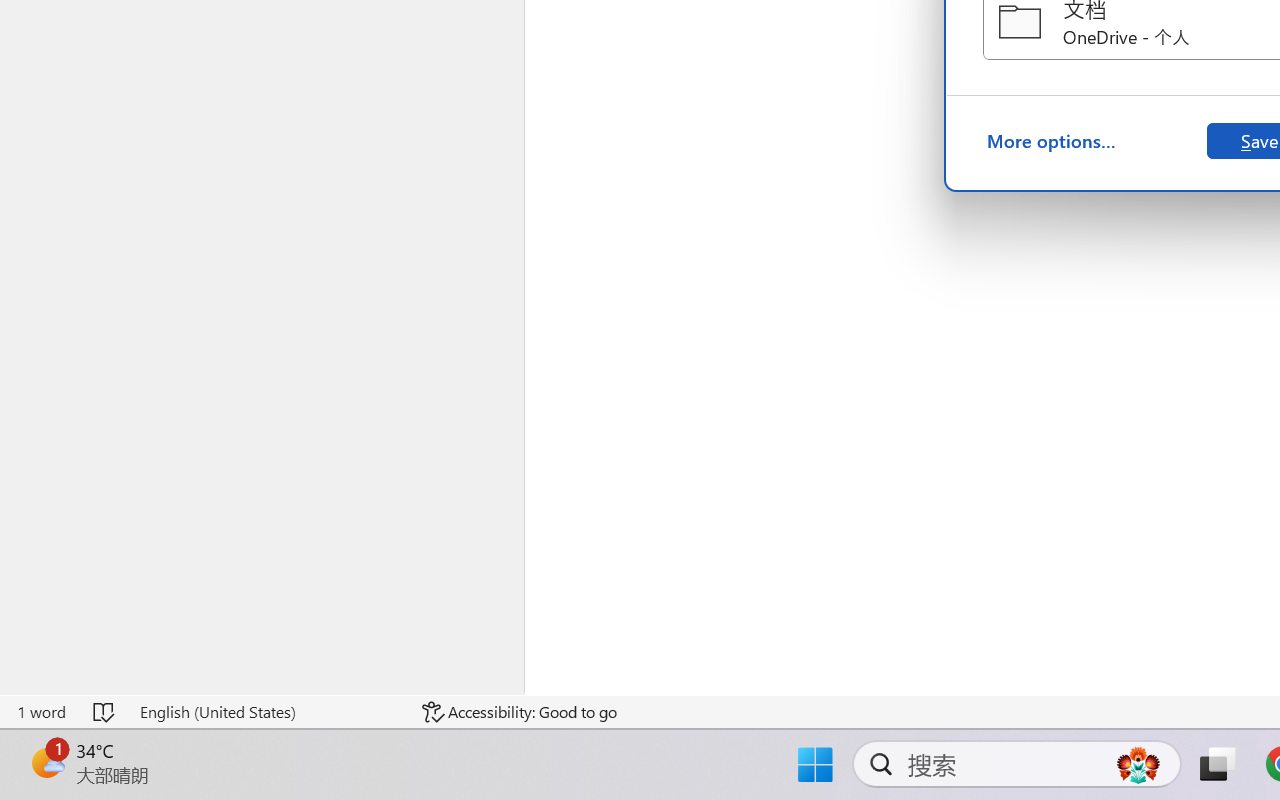  Describe the element at coordinates (41, 711) in the screenshot. I see `'Word Count 1 word'` at that location.